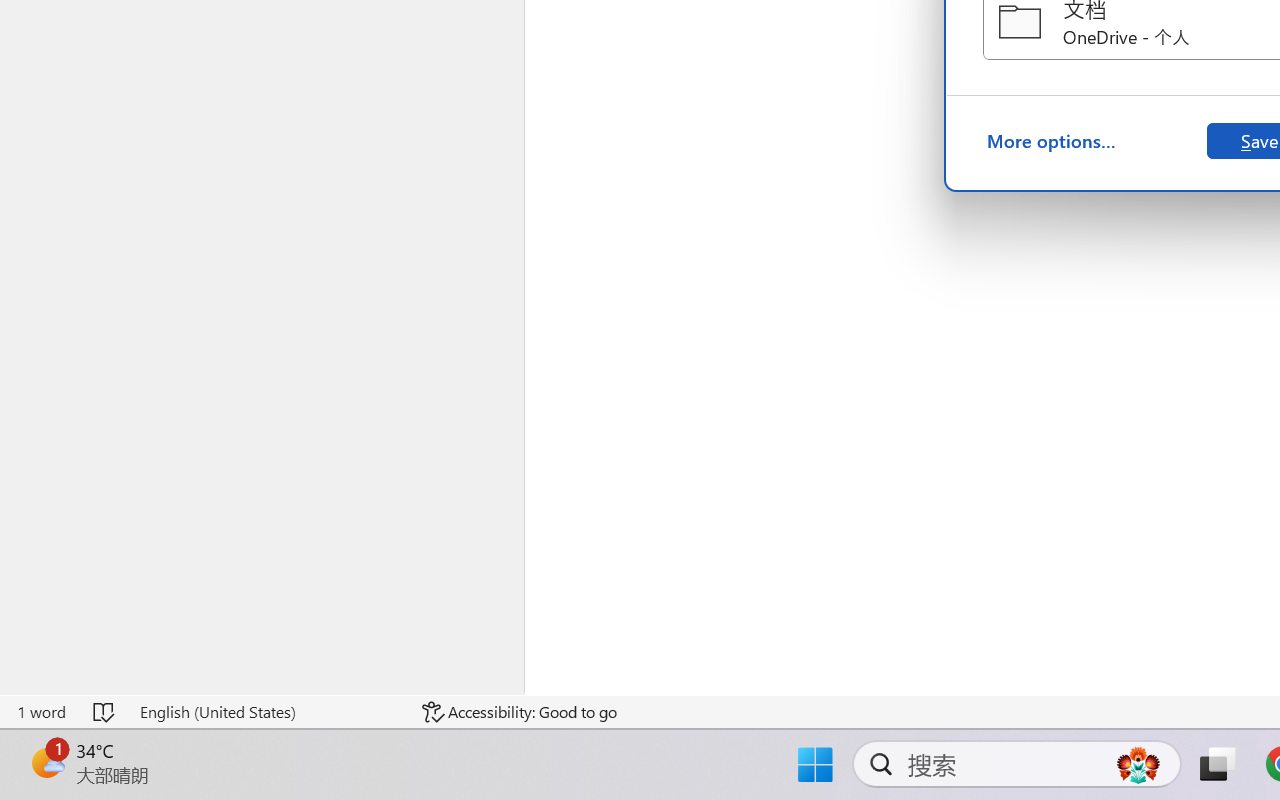  Describe the element at coordinates (41, 711) in the screenshot. I see `'Word Count 1 word'` at that location.